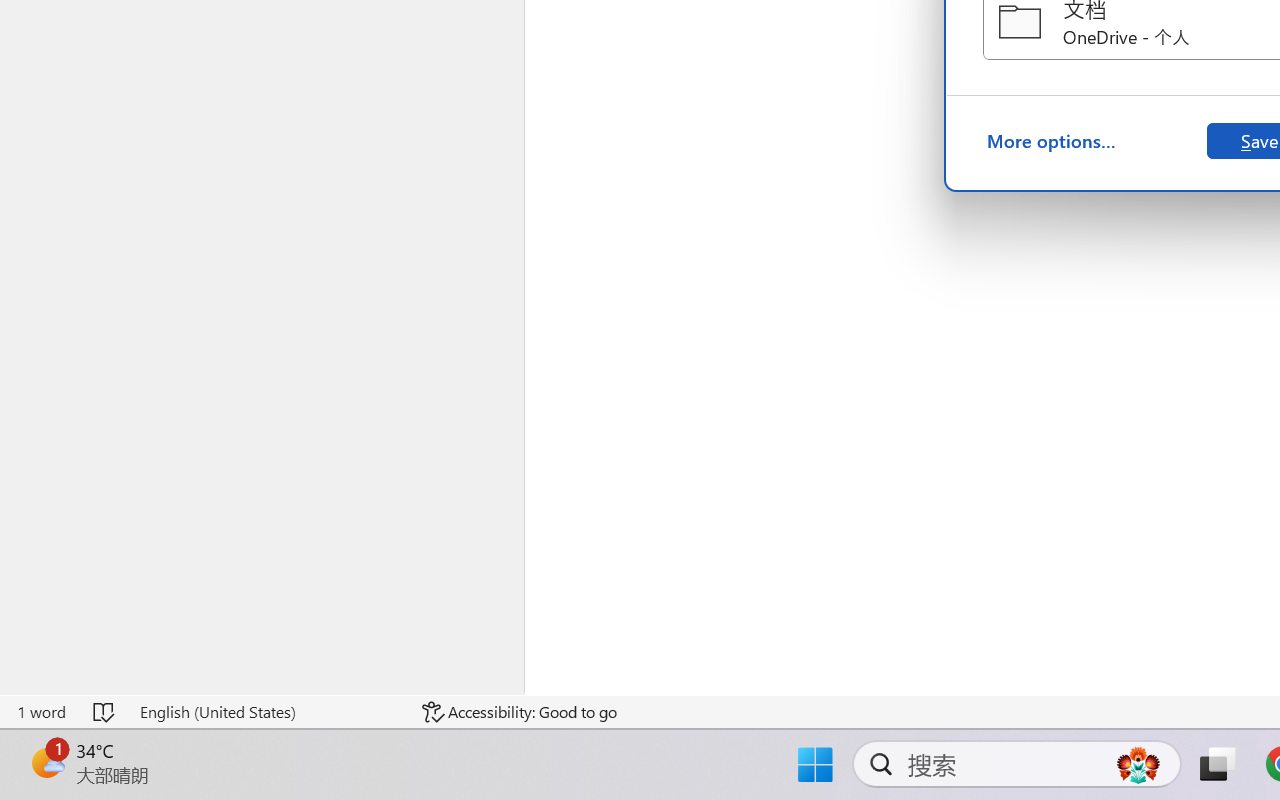  Describe the element at coordinates (41, 711) in the screenshot. I see `'Word Count 1 word'` at that location.